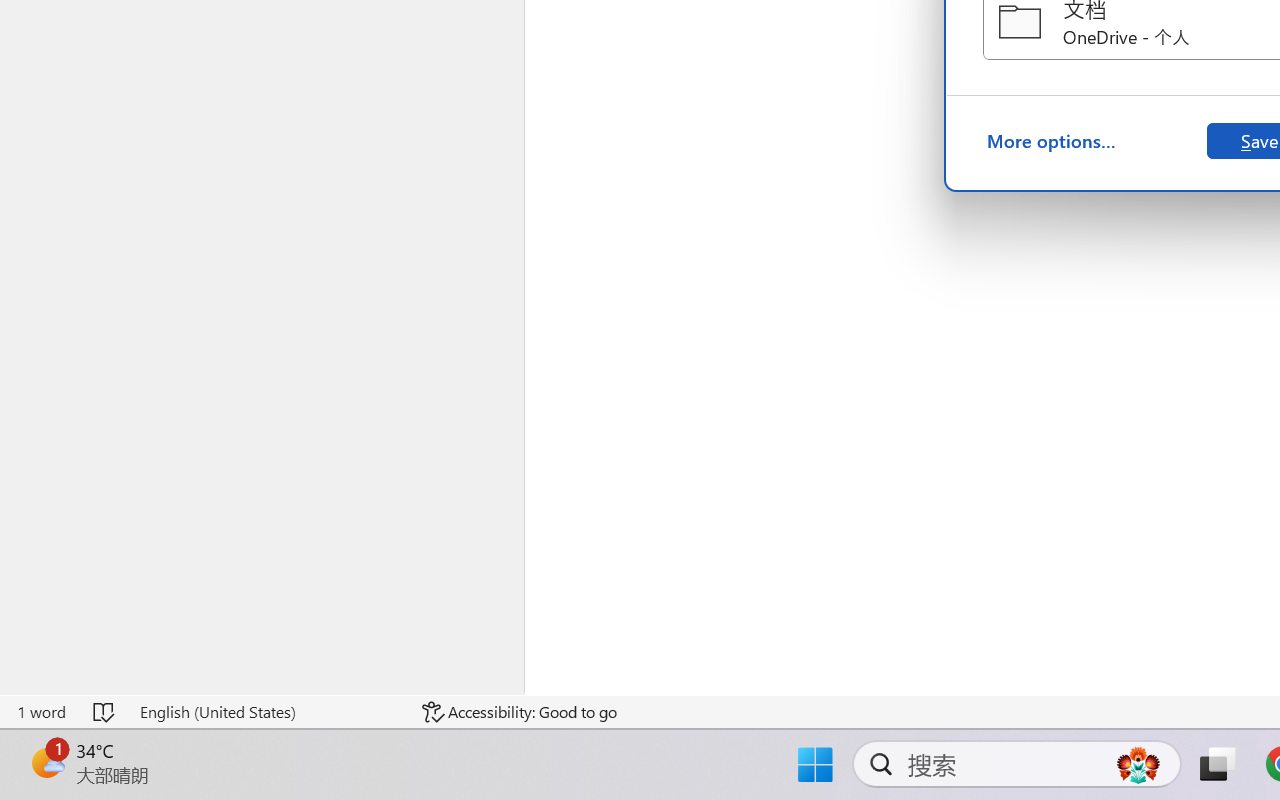  Describe the element at coordinates (41, 711) in the screenshot. I see `'Word Count 1 word'` at that location.